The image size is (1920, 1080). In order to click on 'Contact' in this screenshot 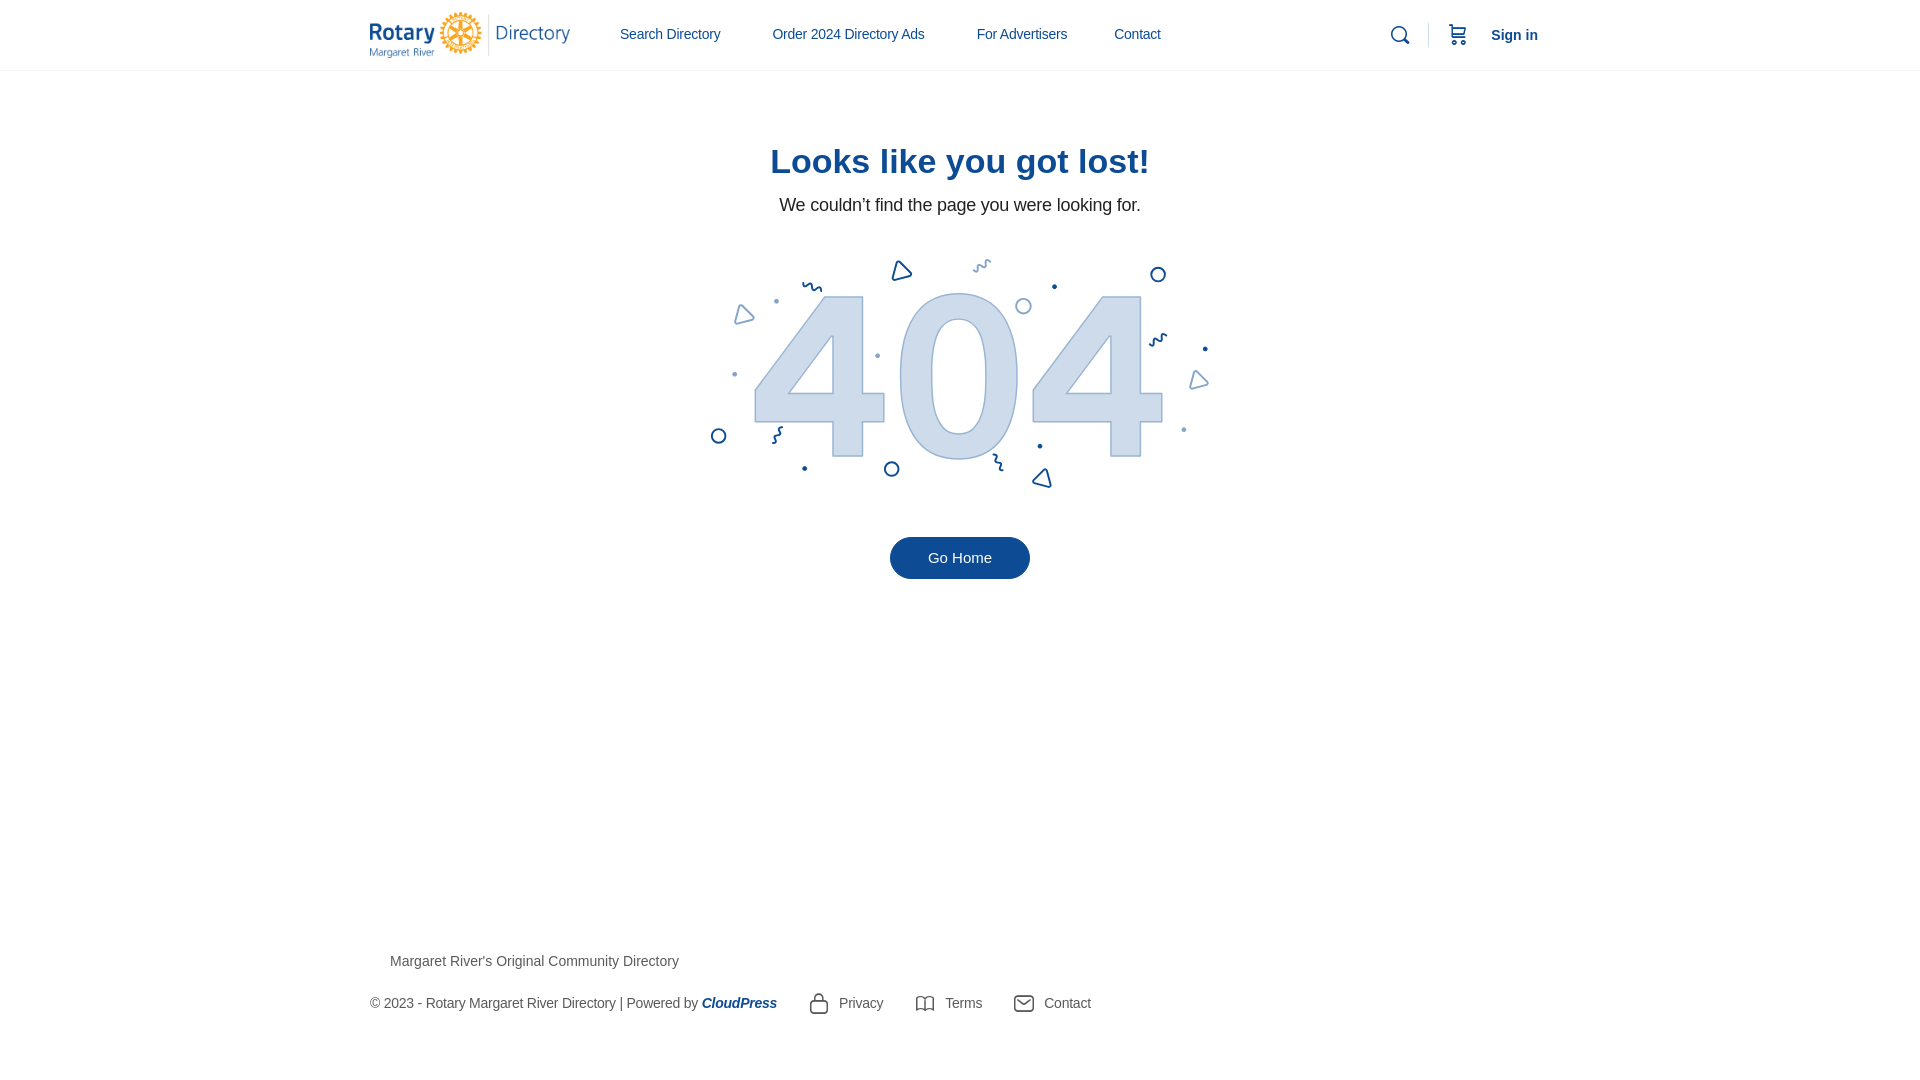, I will do `click(1137, 34)`.